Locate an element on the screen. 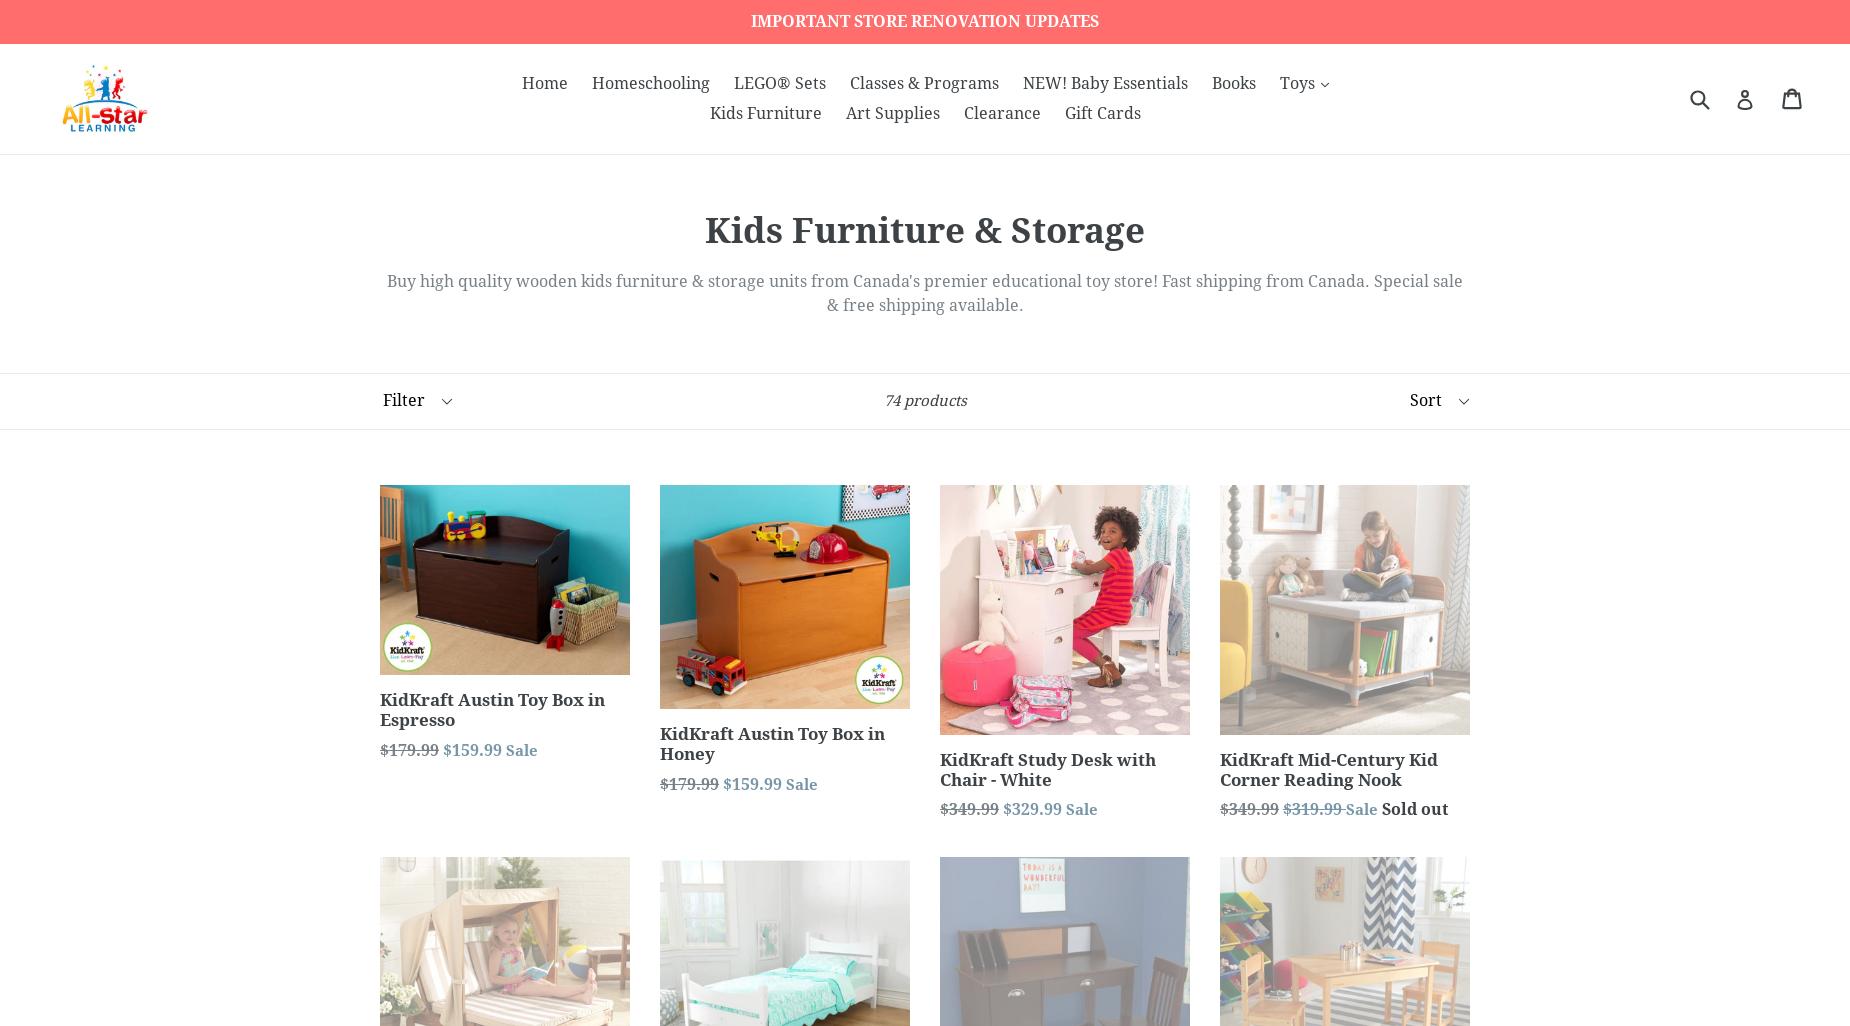  'KidKraft Study Desk with Chair - White' is located at coordinates (1047, 768).